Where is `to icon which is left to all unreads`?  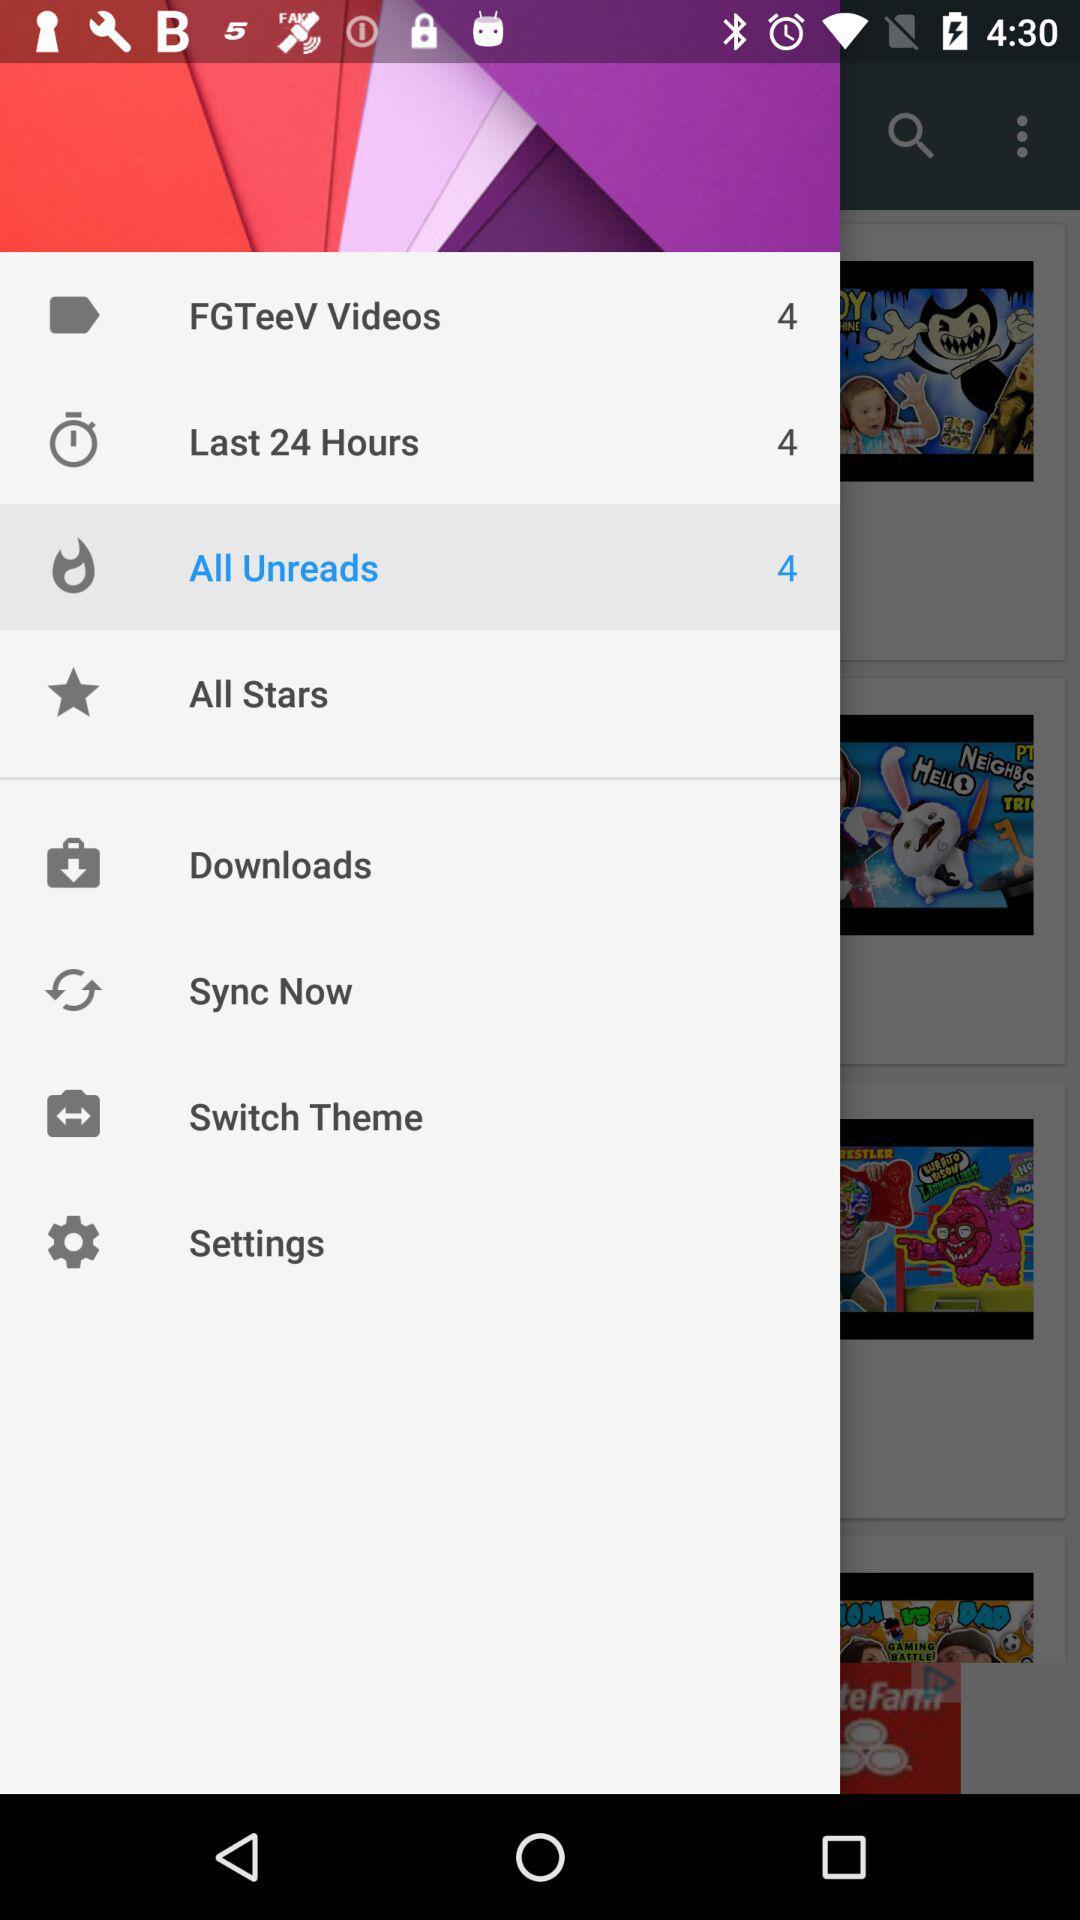
to icon which is left to all unreads is located at coordinates (72, 565).